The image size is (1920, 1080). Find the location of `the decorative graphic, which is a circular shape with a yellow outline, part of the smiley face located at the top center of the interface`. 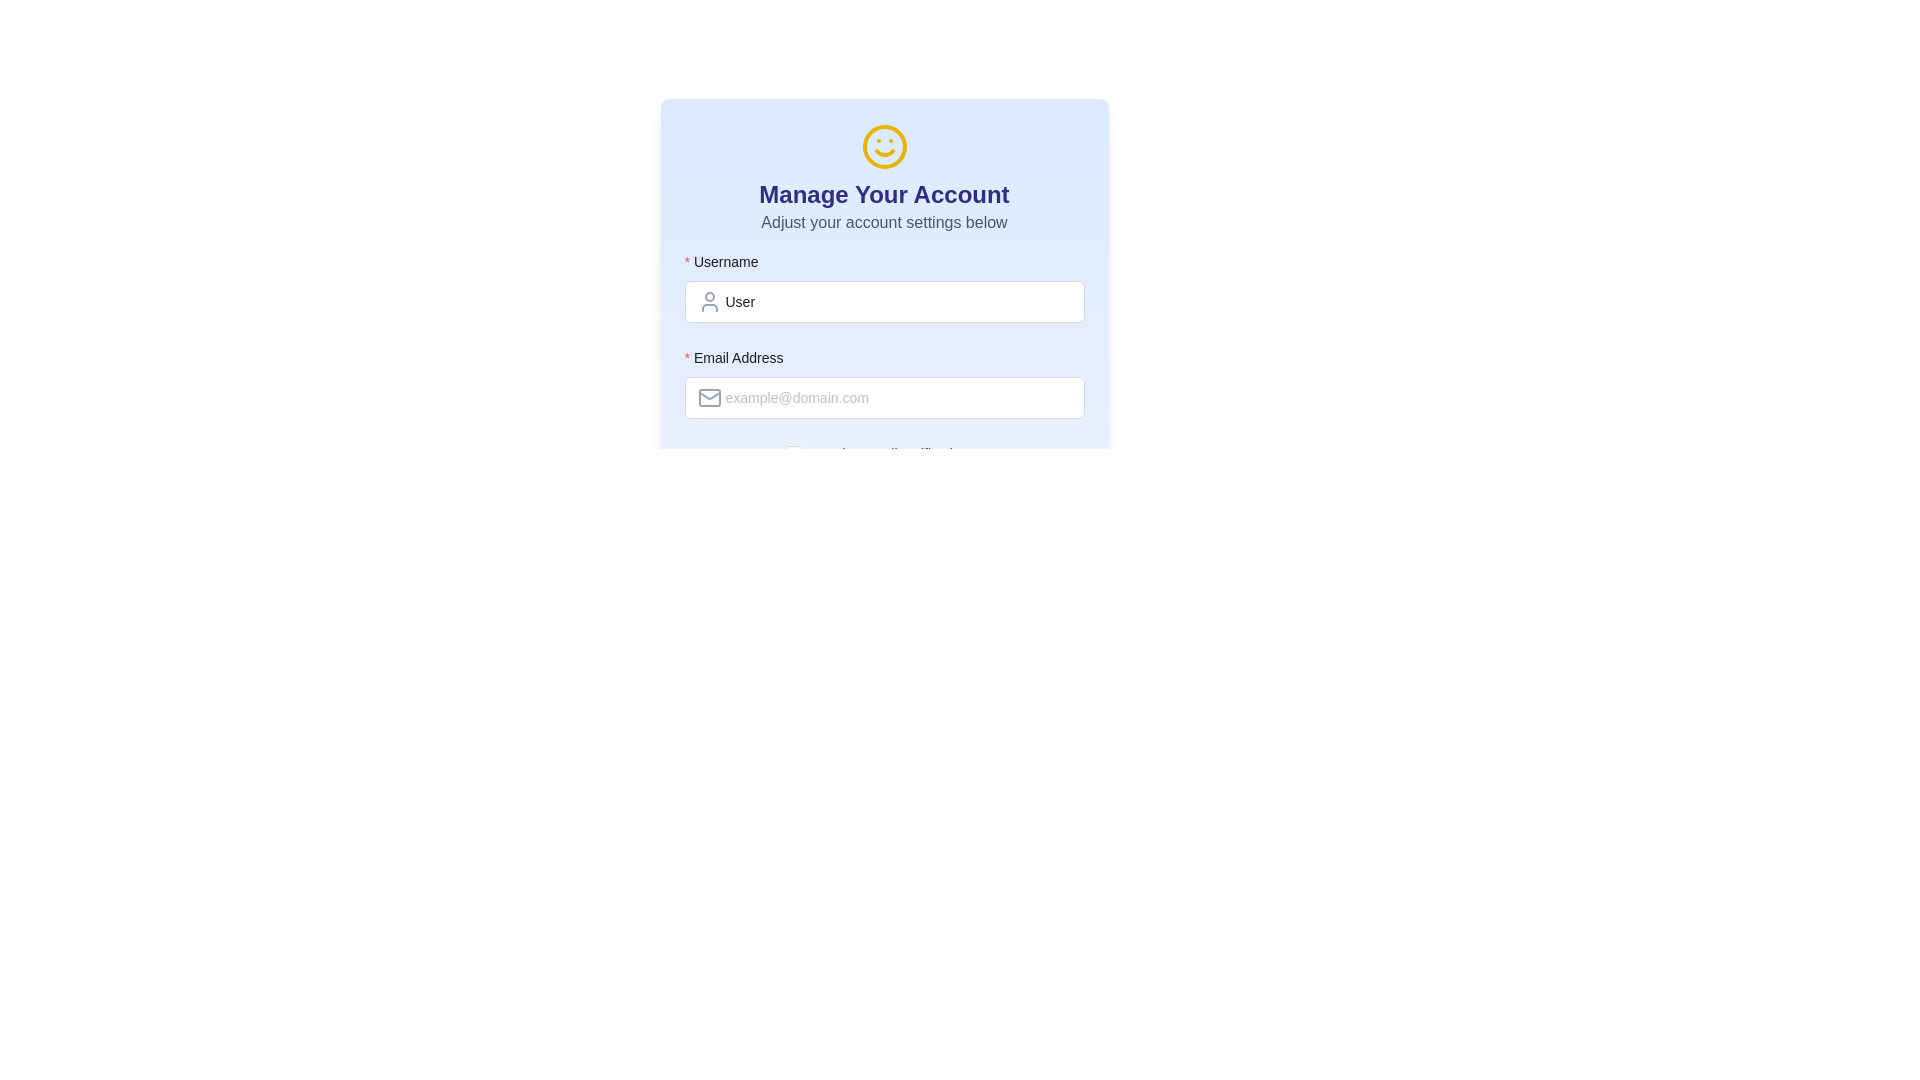

the decorative graphic, which is a circular shape with a yellow outline, part of the smiley face located at the top center of the interface is located at coordinates (883, 145).